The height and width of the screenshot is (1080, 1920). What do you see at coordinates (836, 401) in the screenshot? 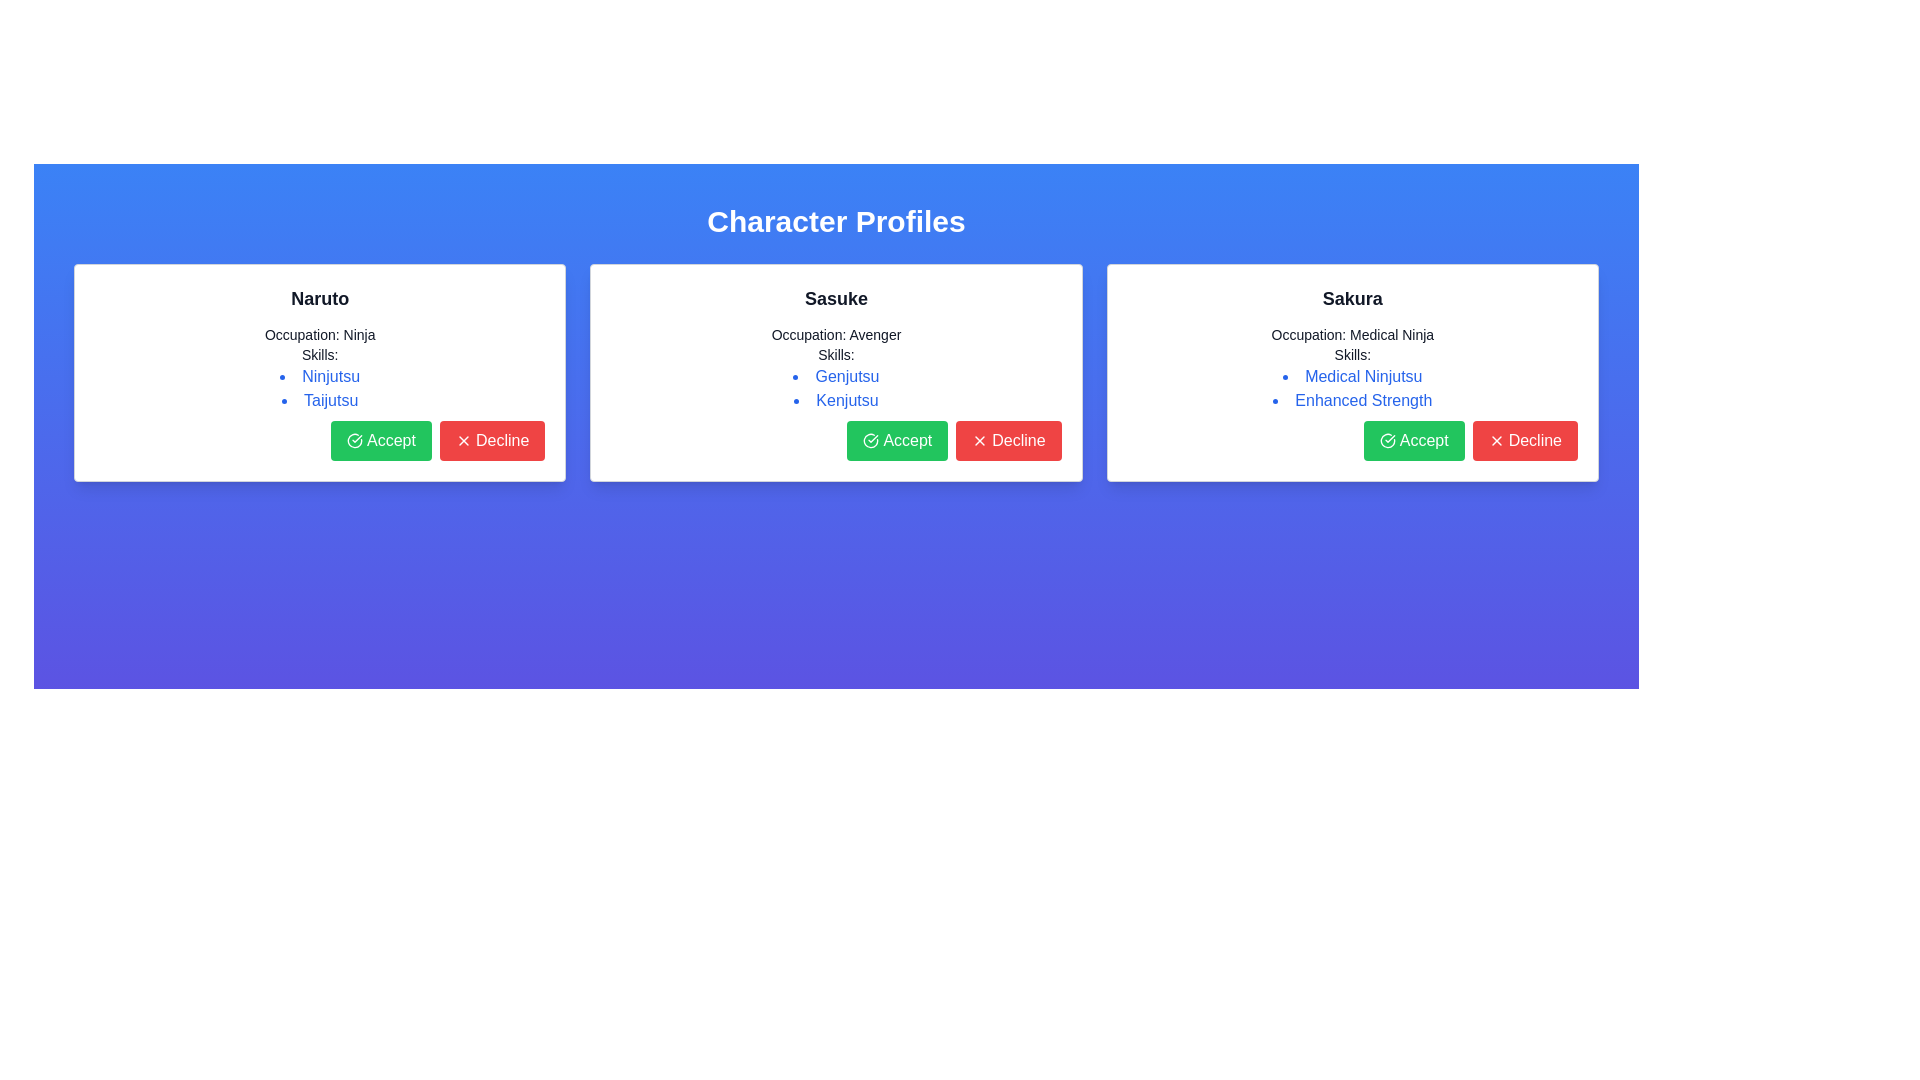
I see `the second item in the bulleted list of skills displaying 'Kenjutsu' associated with the character Sasuke` at bounding box center [836, 401].